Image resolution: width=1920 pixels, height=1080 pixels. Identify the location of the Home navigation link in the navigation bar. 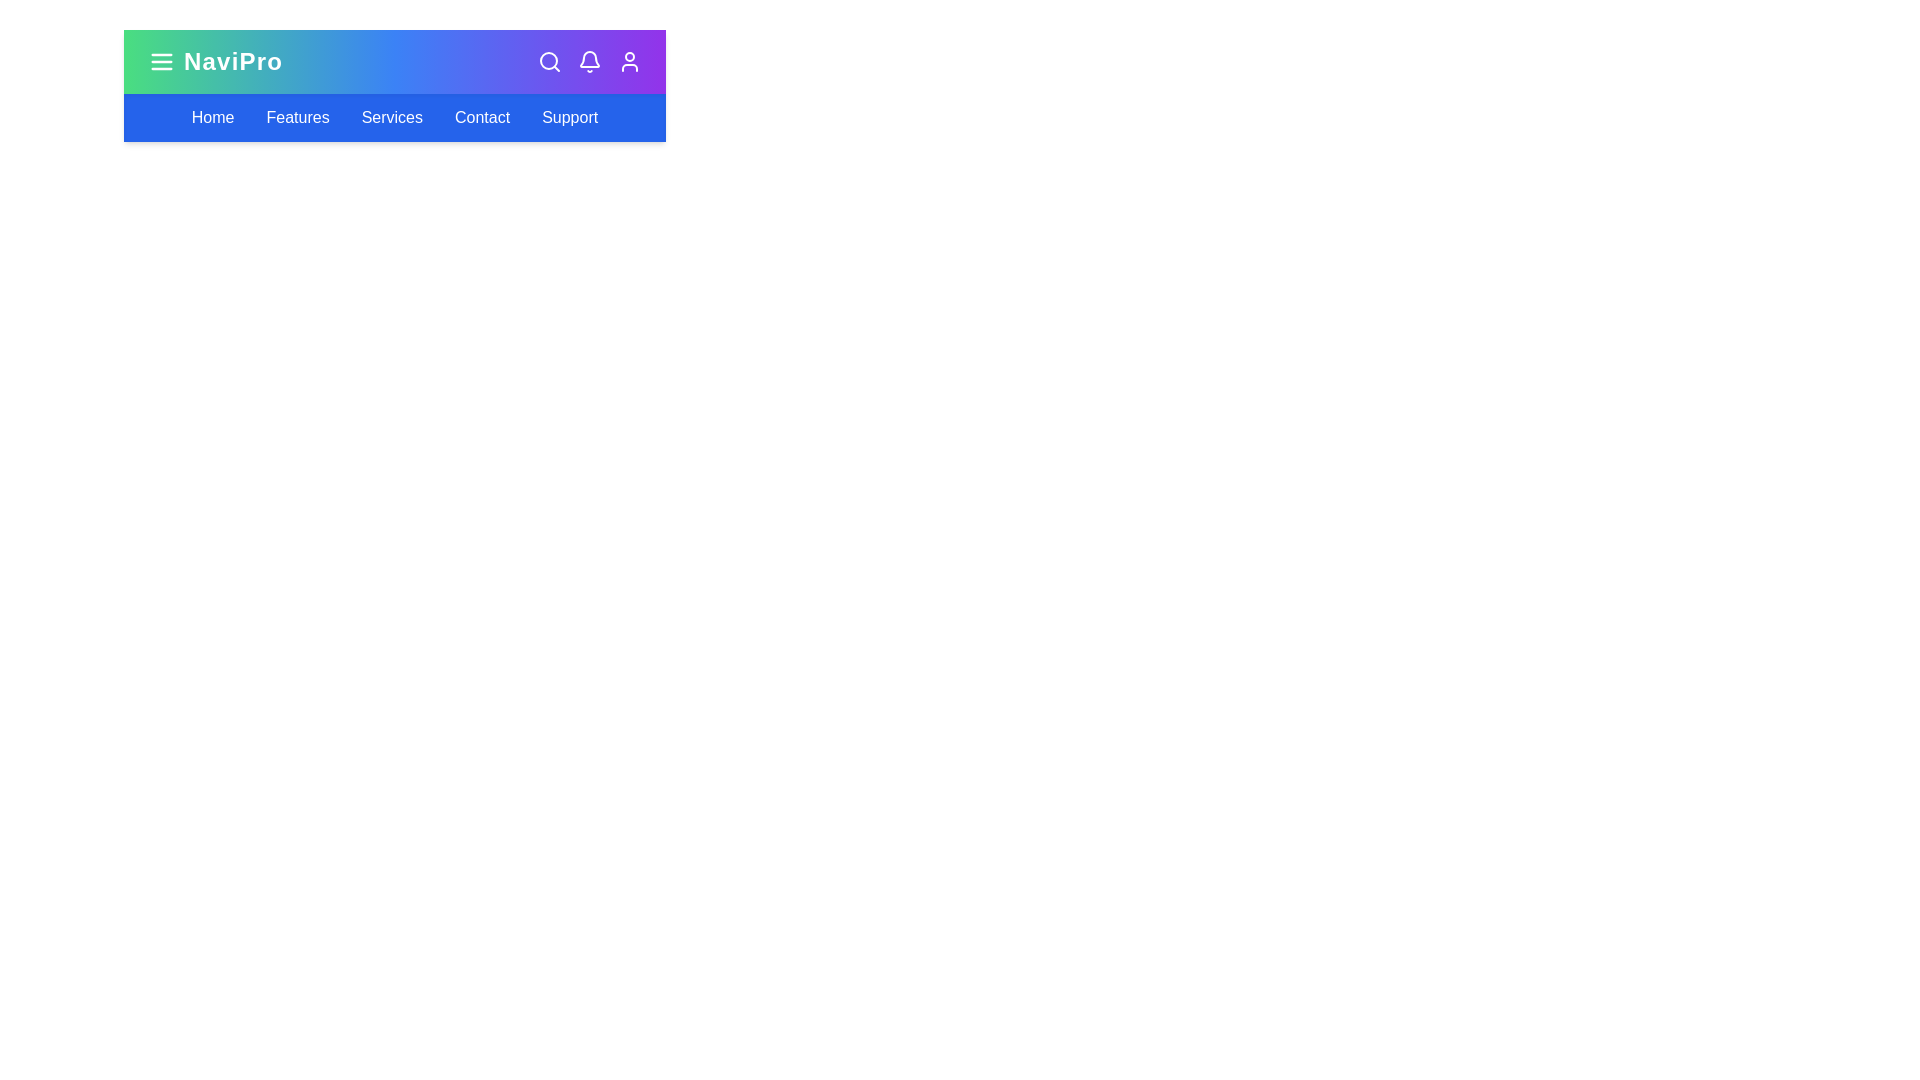
(212, 118).